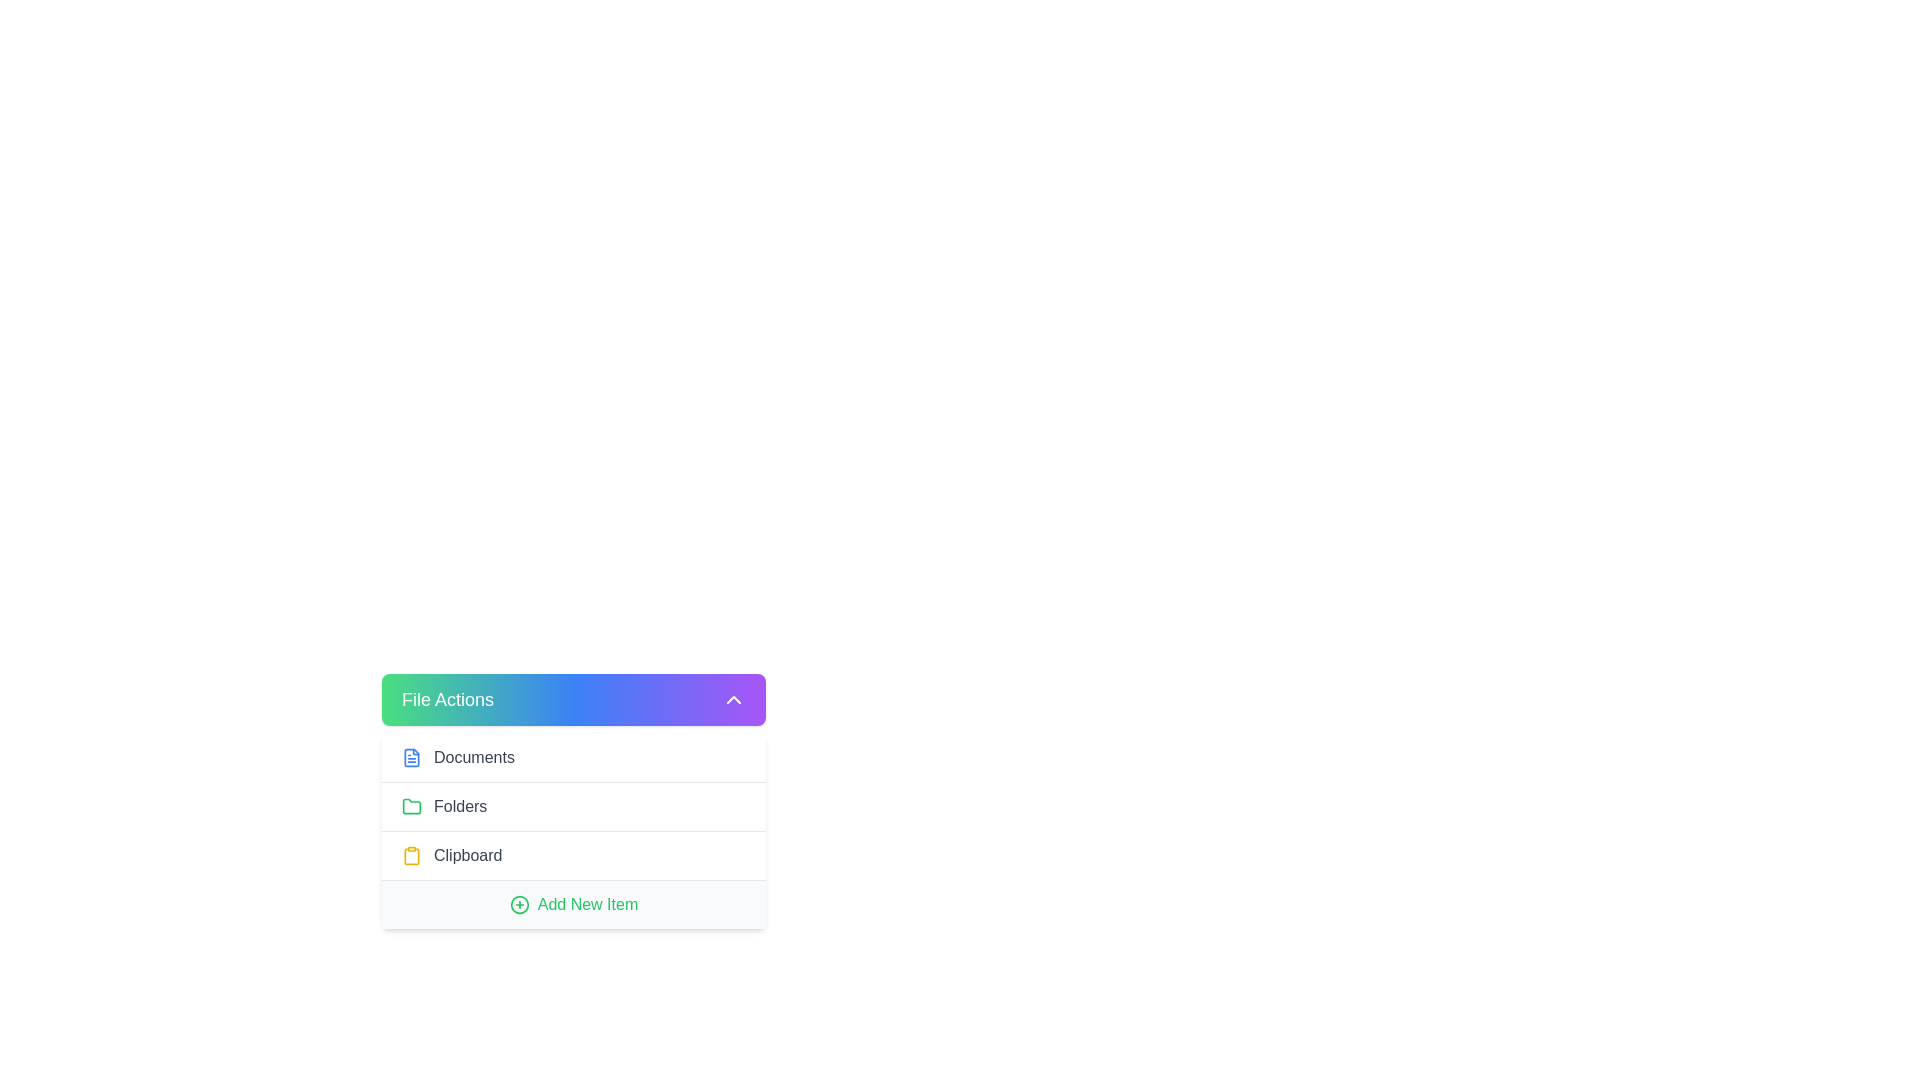 The height and width of the screenshot is (1080, 1920). Describe the element at coordinates (411, 805) in the screenshot. I see `the folder icon located to the left of the 'Folders' text in the second row of the 'File Actions' menu, which is situated below the 'Documents' section` at that location.